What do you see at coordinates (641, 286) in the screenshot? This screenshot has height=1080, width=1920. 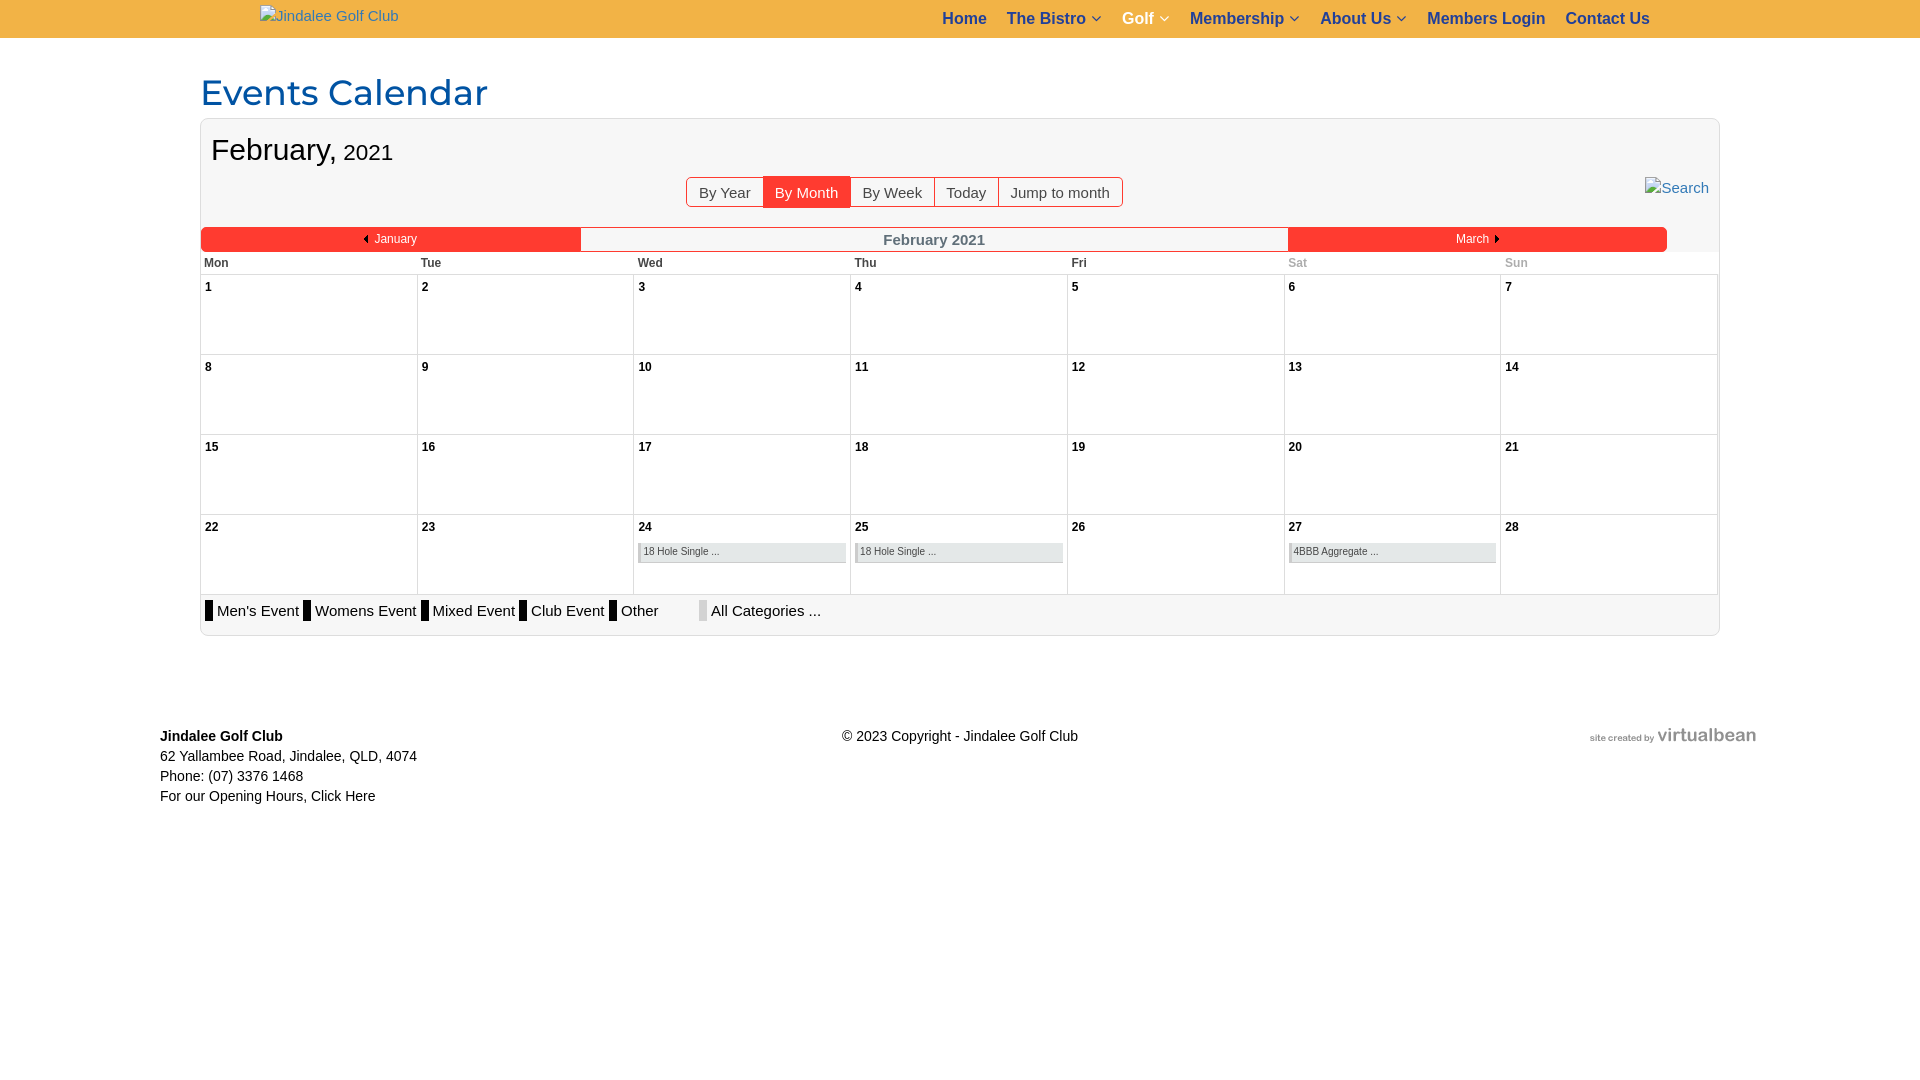 I see `'3'` at bounding box center [641, 286].